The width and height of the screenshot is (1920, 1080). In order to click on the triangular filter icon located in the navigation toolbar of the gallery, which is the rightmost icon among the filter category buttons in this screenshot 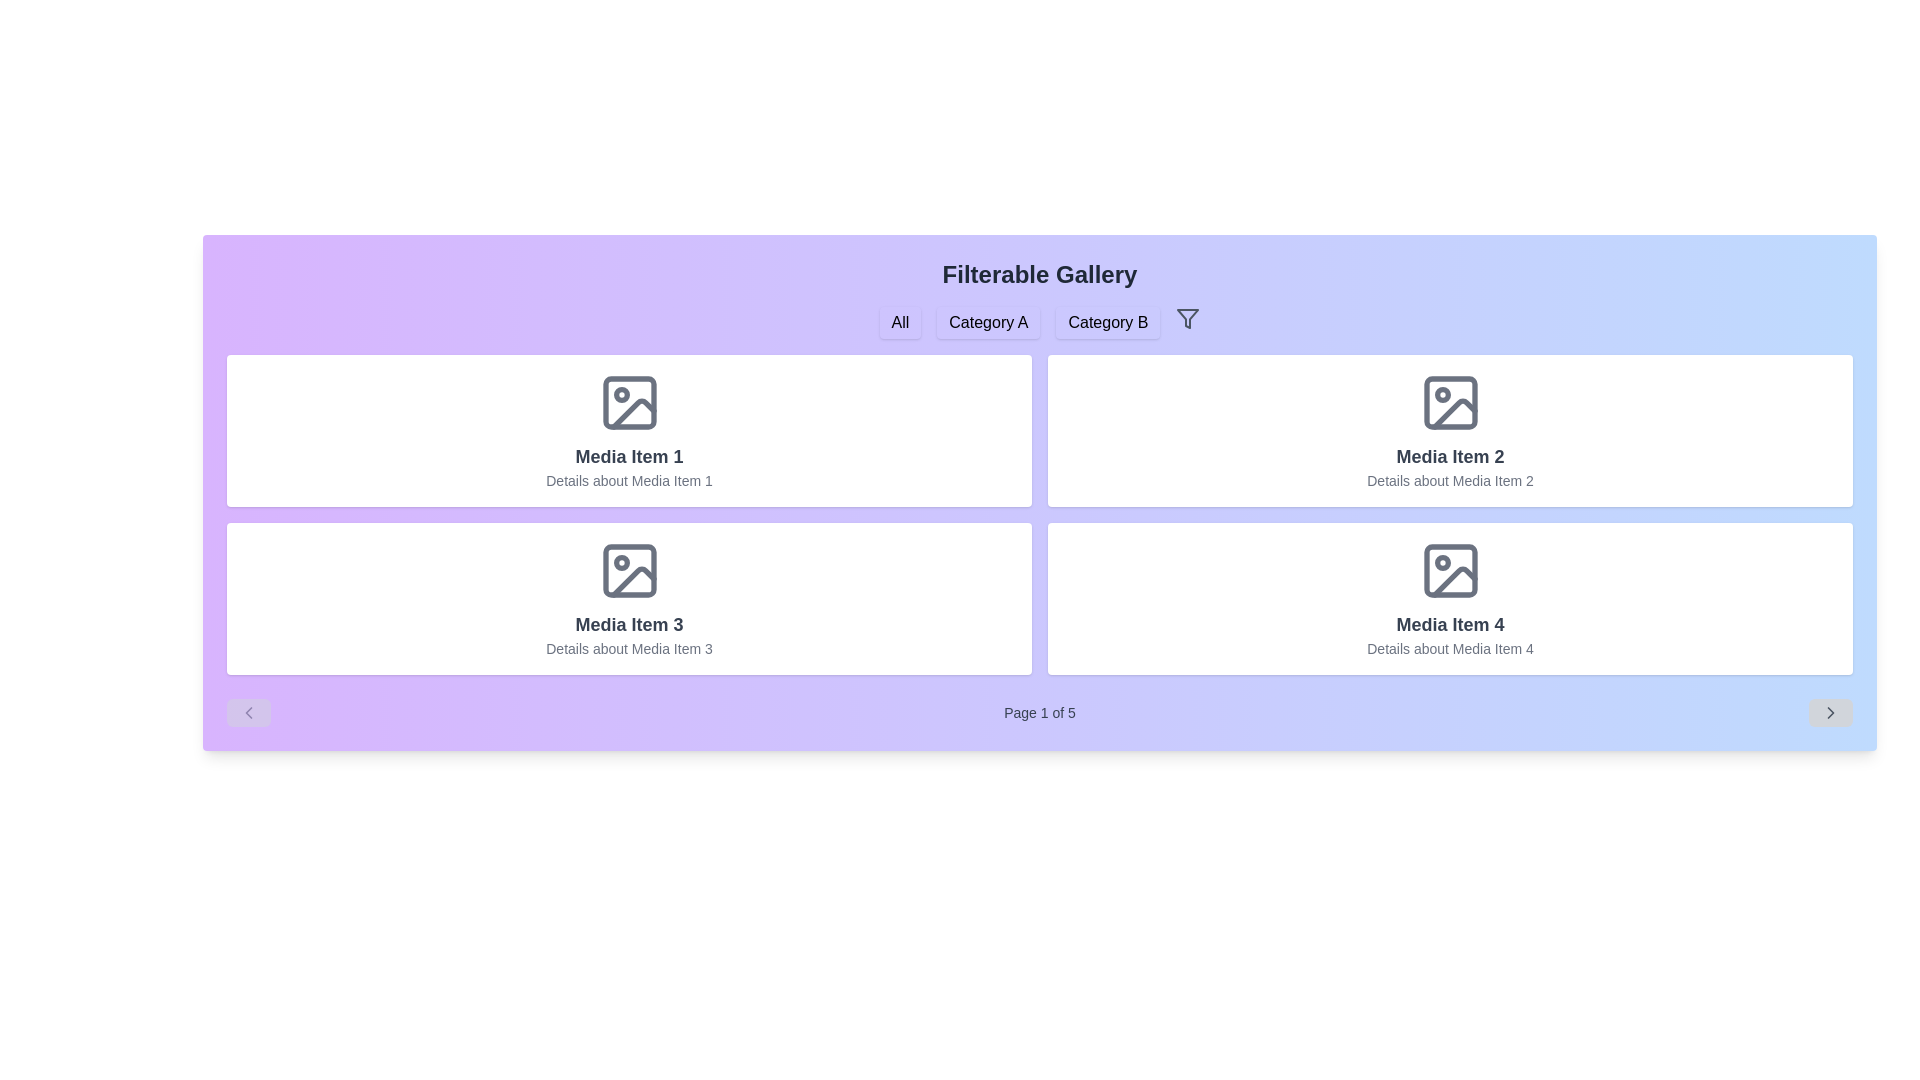, I will do `click(1188, 318)`.